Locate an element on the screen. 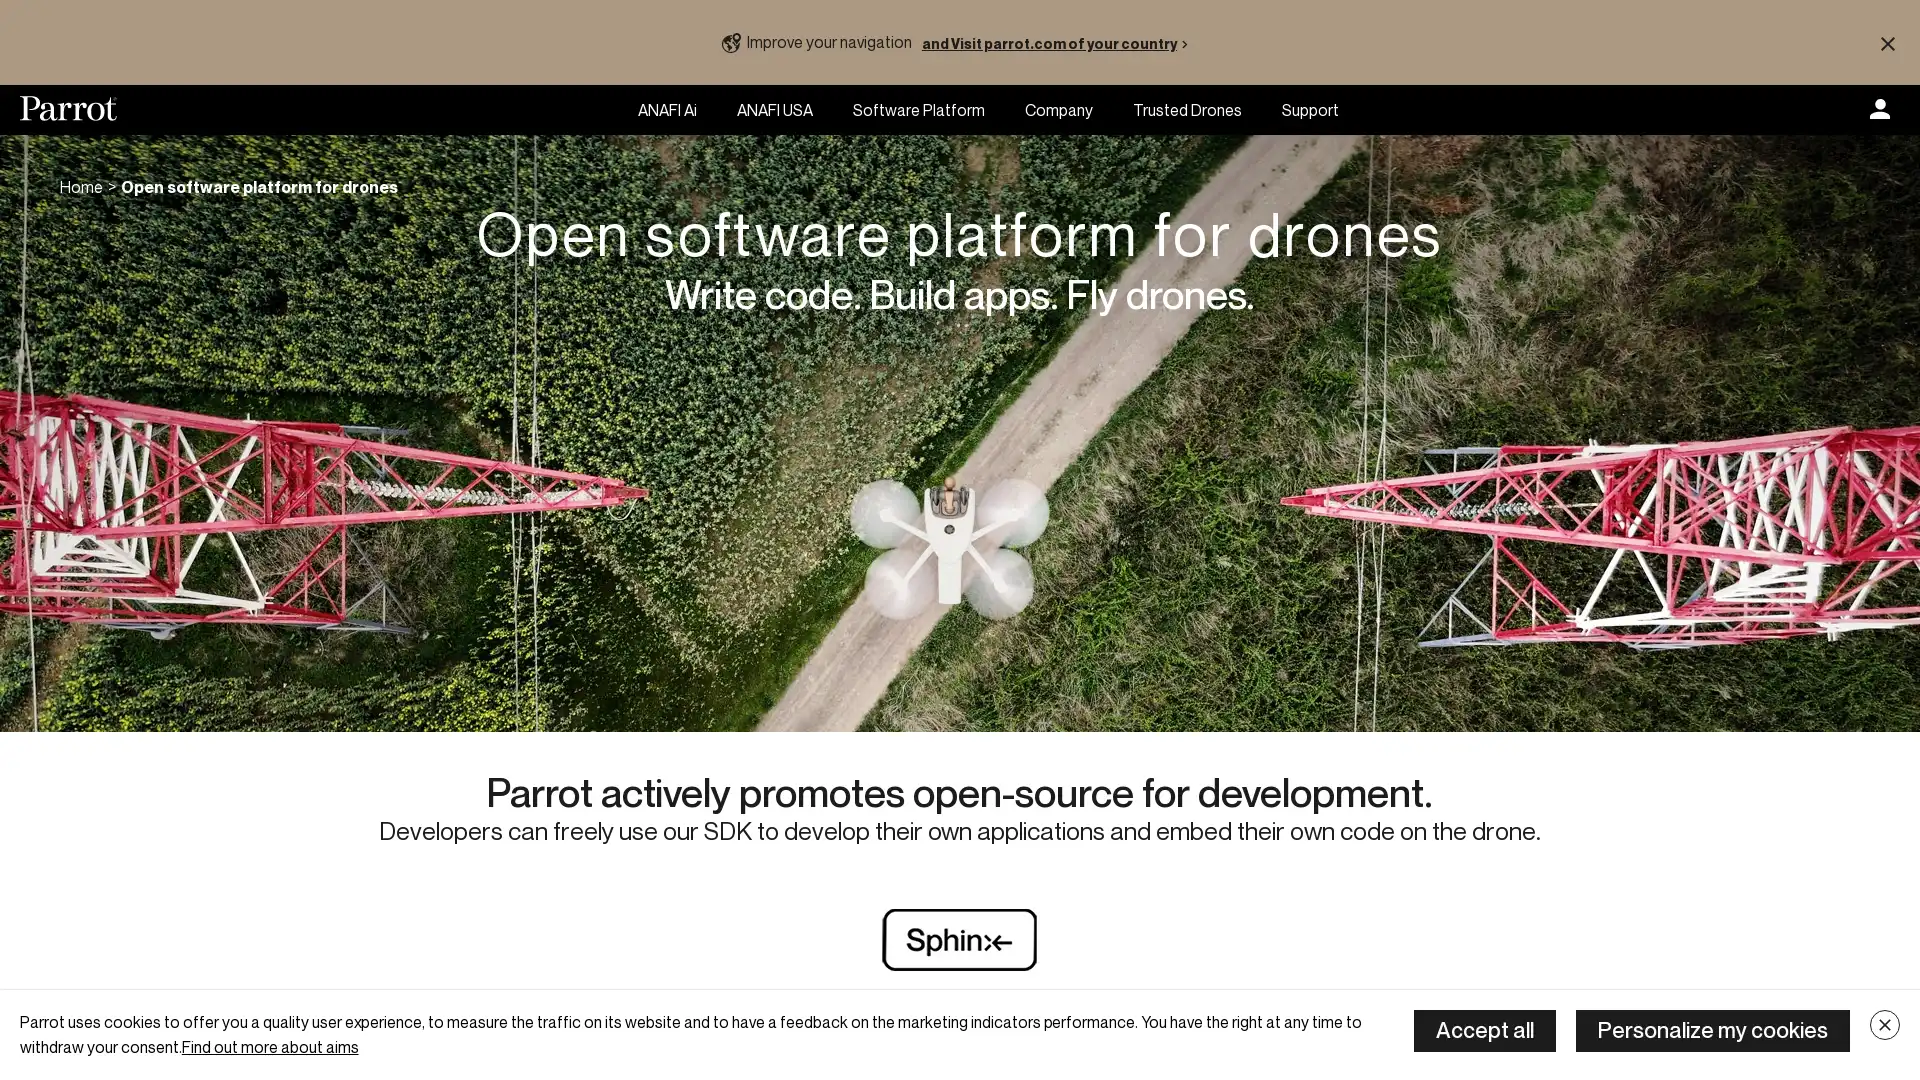  Accept all is located at coordinates (1484, 1030).